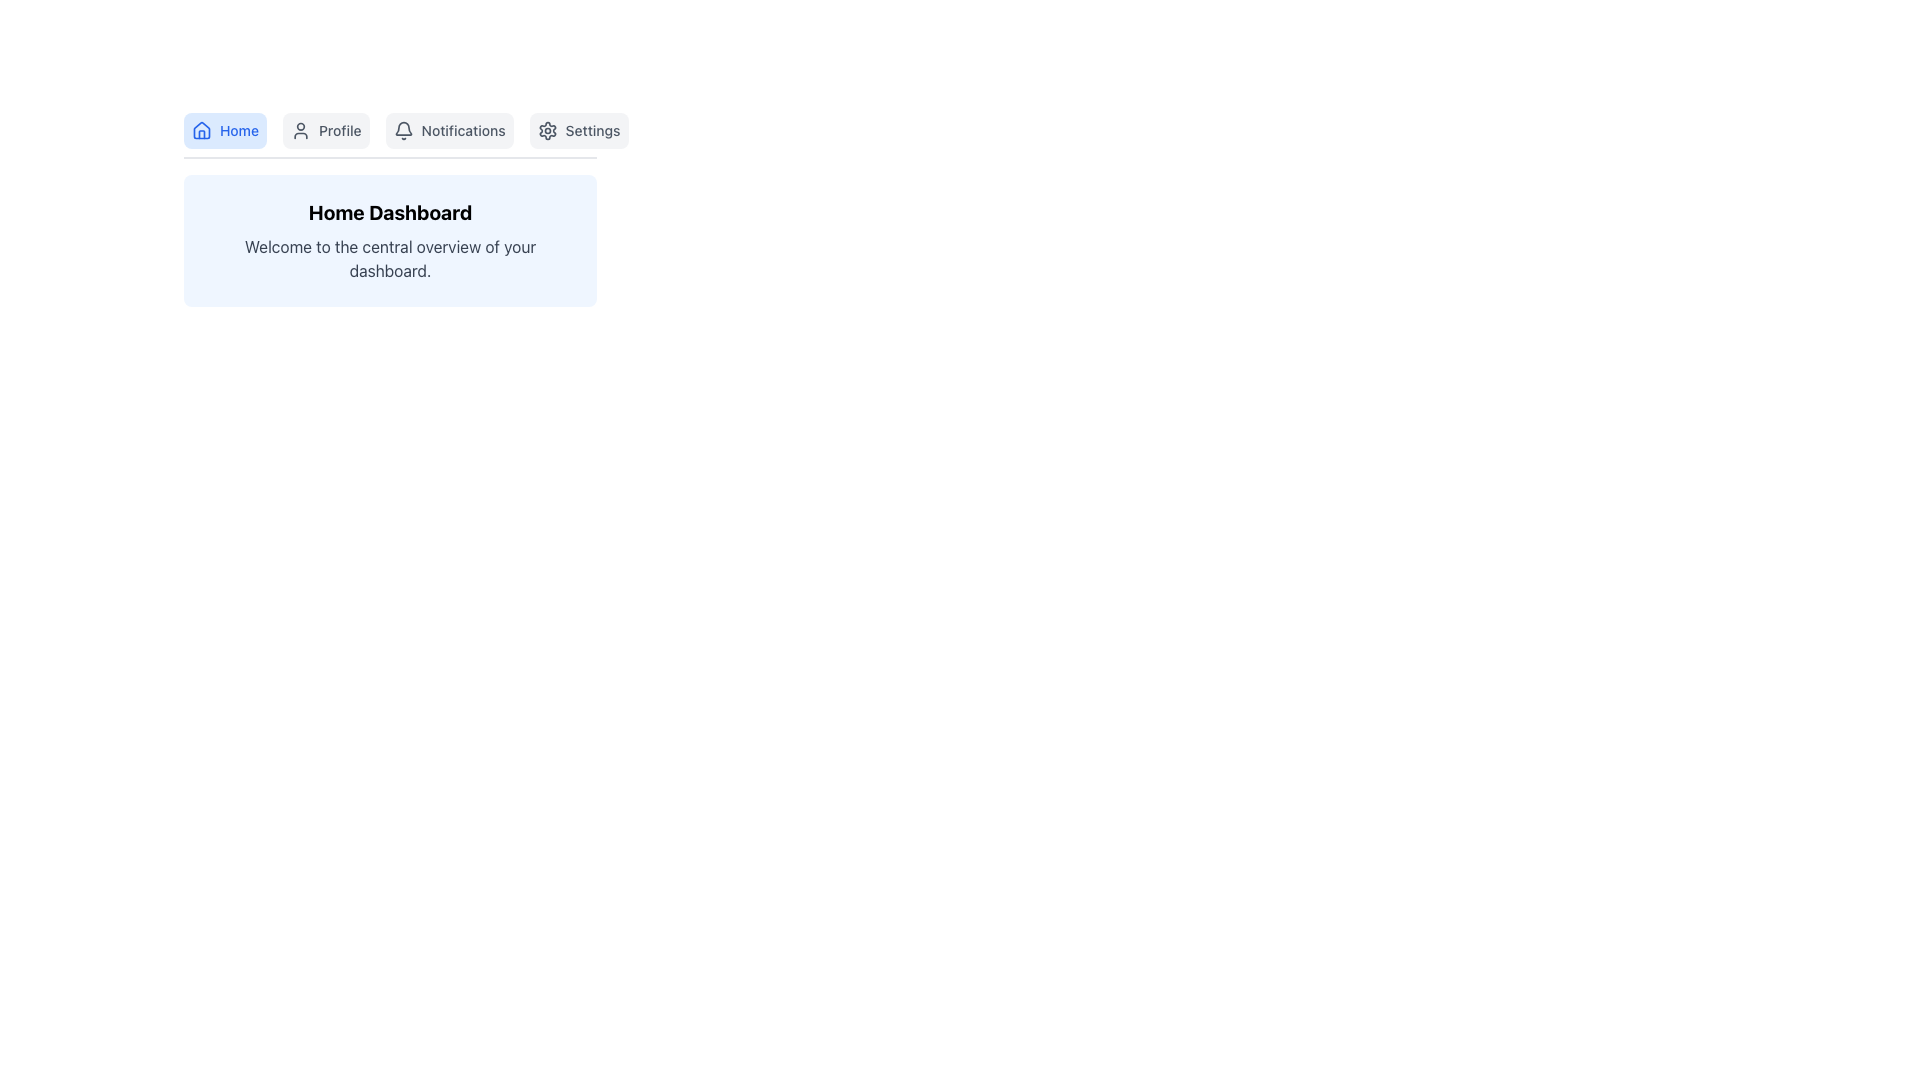 This screenshot has height=1080, width=1920. Describe the element at coordinates (578, 131) in the screenshot. I see `the navigation button that redirects to the settings page, positioned to the right of the 'Notifications' button` at that location.